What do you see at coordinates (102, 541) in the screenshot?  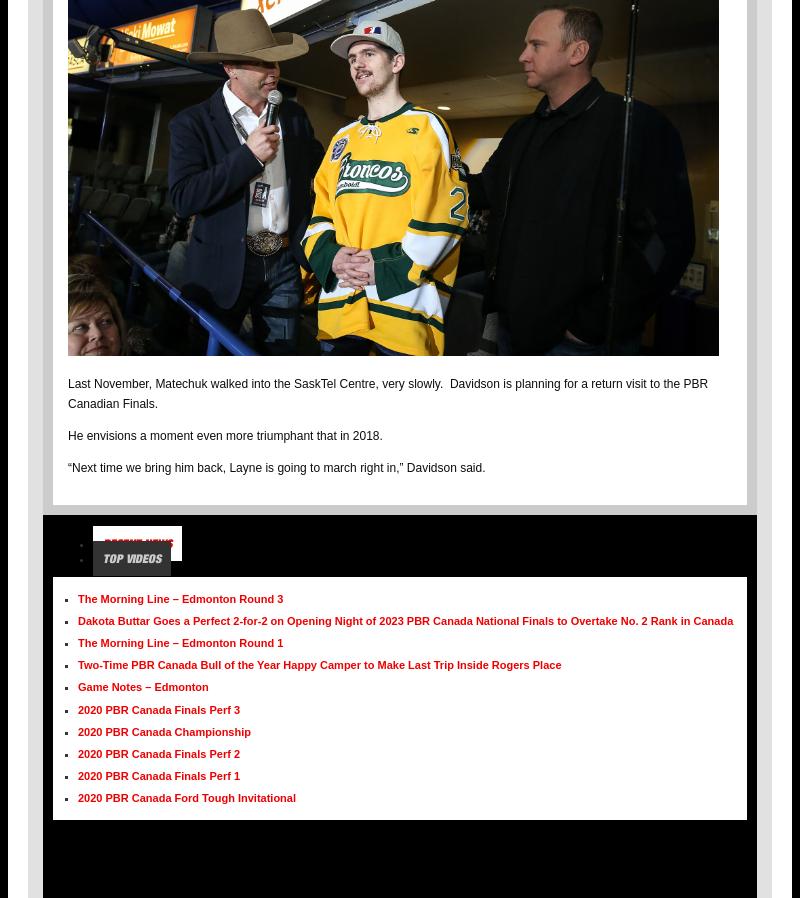 I see `'Recent News'` at bounding box center [102, 541].